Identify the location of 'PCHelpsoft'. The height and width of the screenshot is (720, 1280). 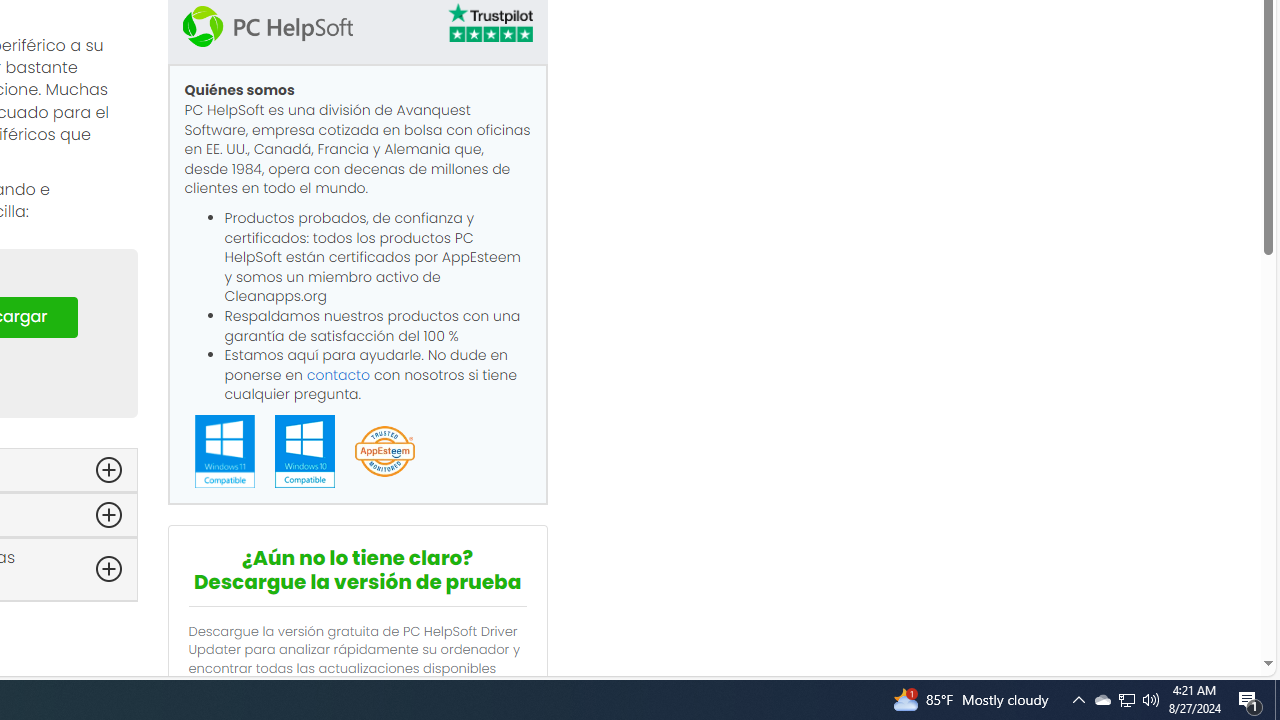
(266, 25).